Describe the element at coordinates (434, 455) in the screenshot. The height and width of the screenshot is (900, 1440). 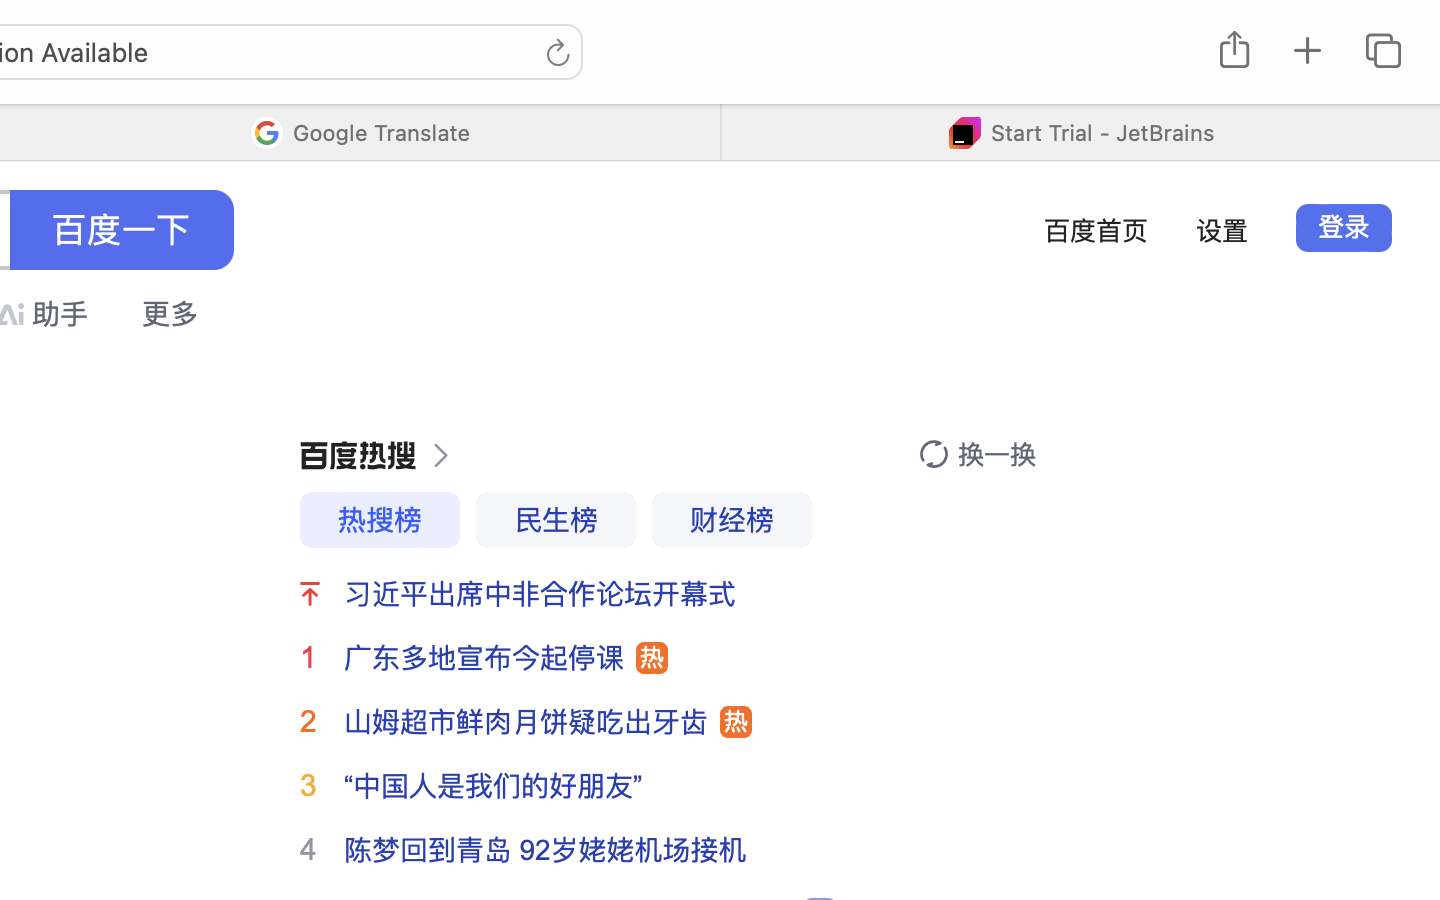
I see `''` at that location.